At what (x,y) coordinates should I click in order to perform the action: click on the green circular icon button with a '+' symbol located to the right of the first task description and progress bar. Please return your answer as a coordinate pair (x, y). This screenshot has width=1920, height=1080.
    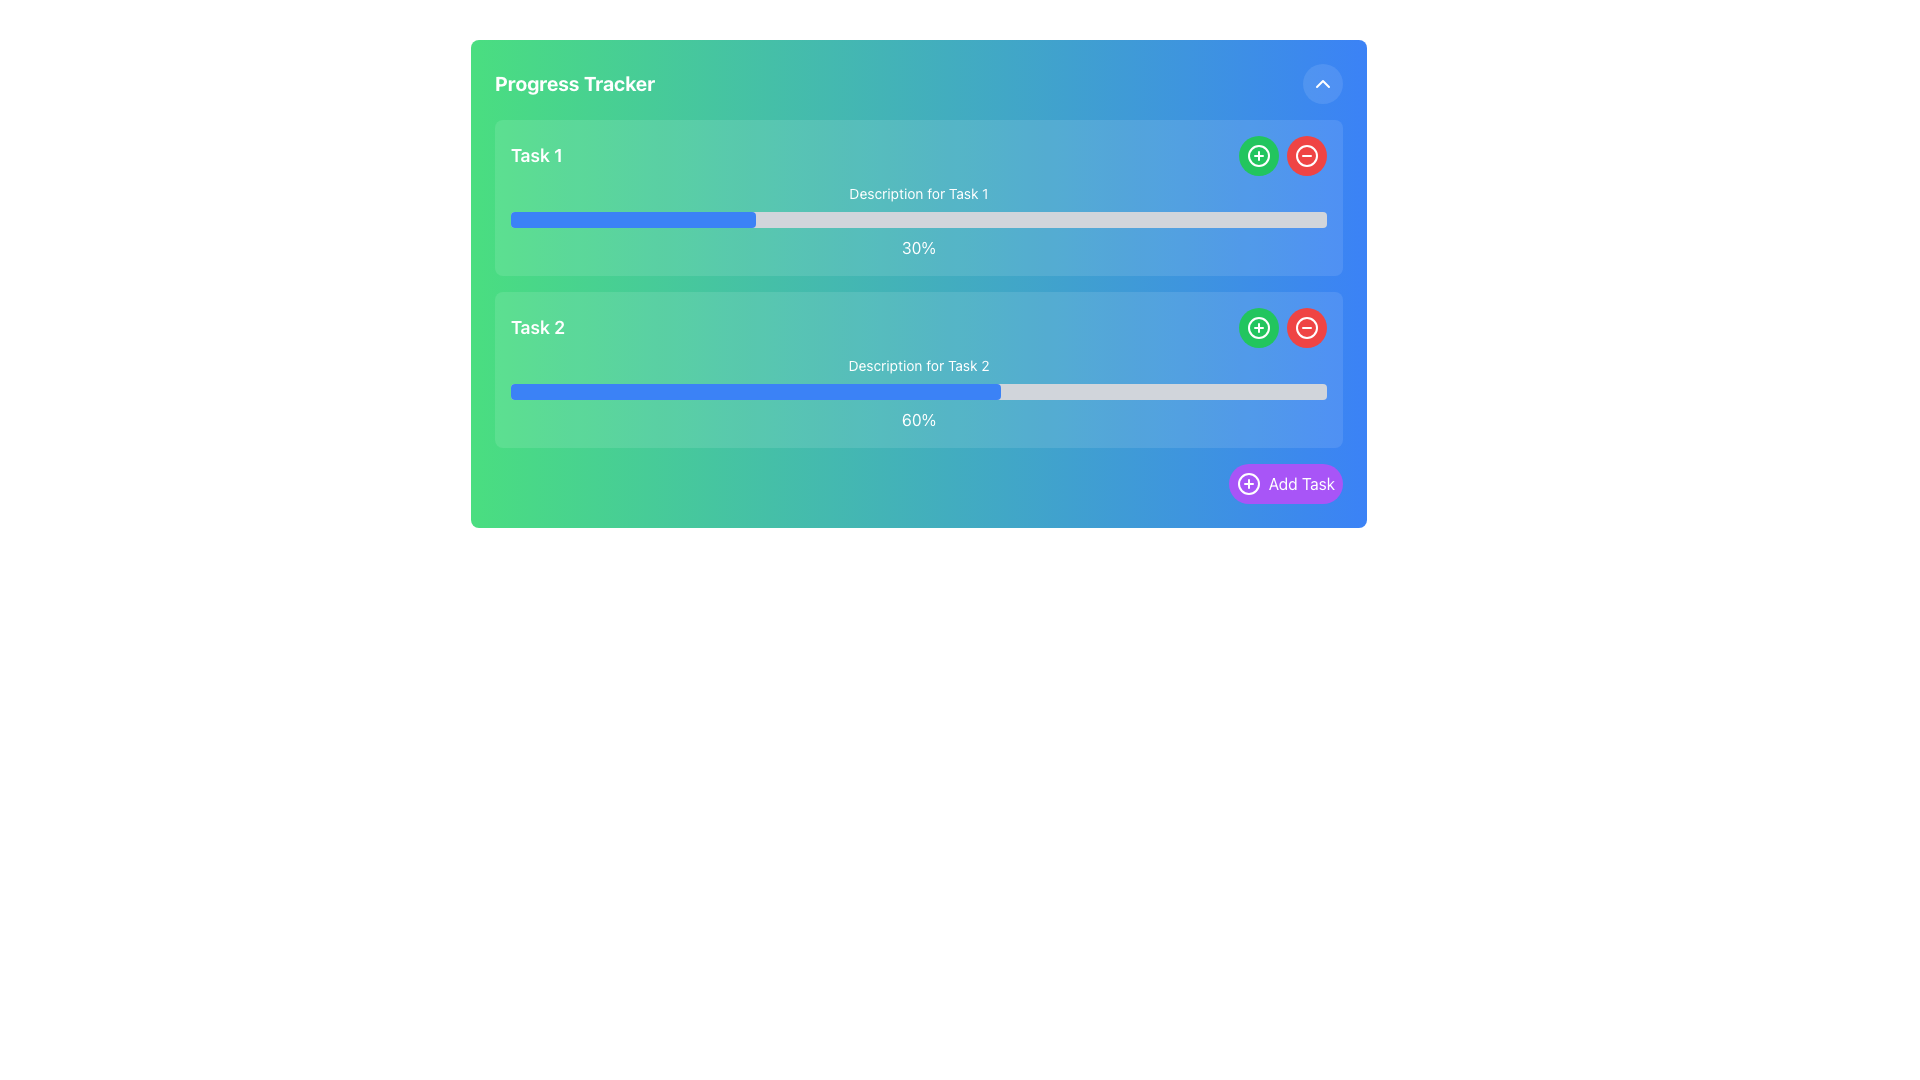
    Looking at the image, I should click on (1257, 154).